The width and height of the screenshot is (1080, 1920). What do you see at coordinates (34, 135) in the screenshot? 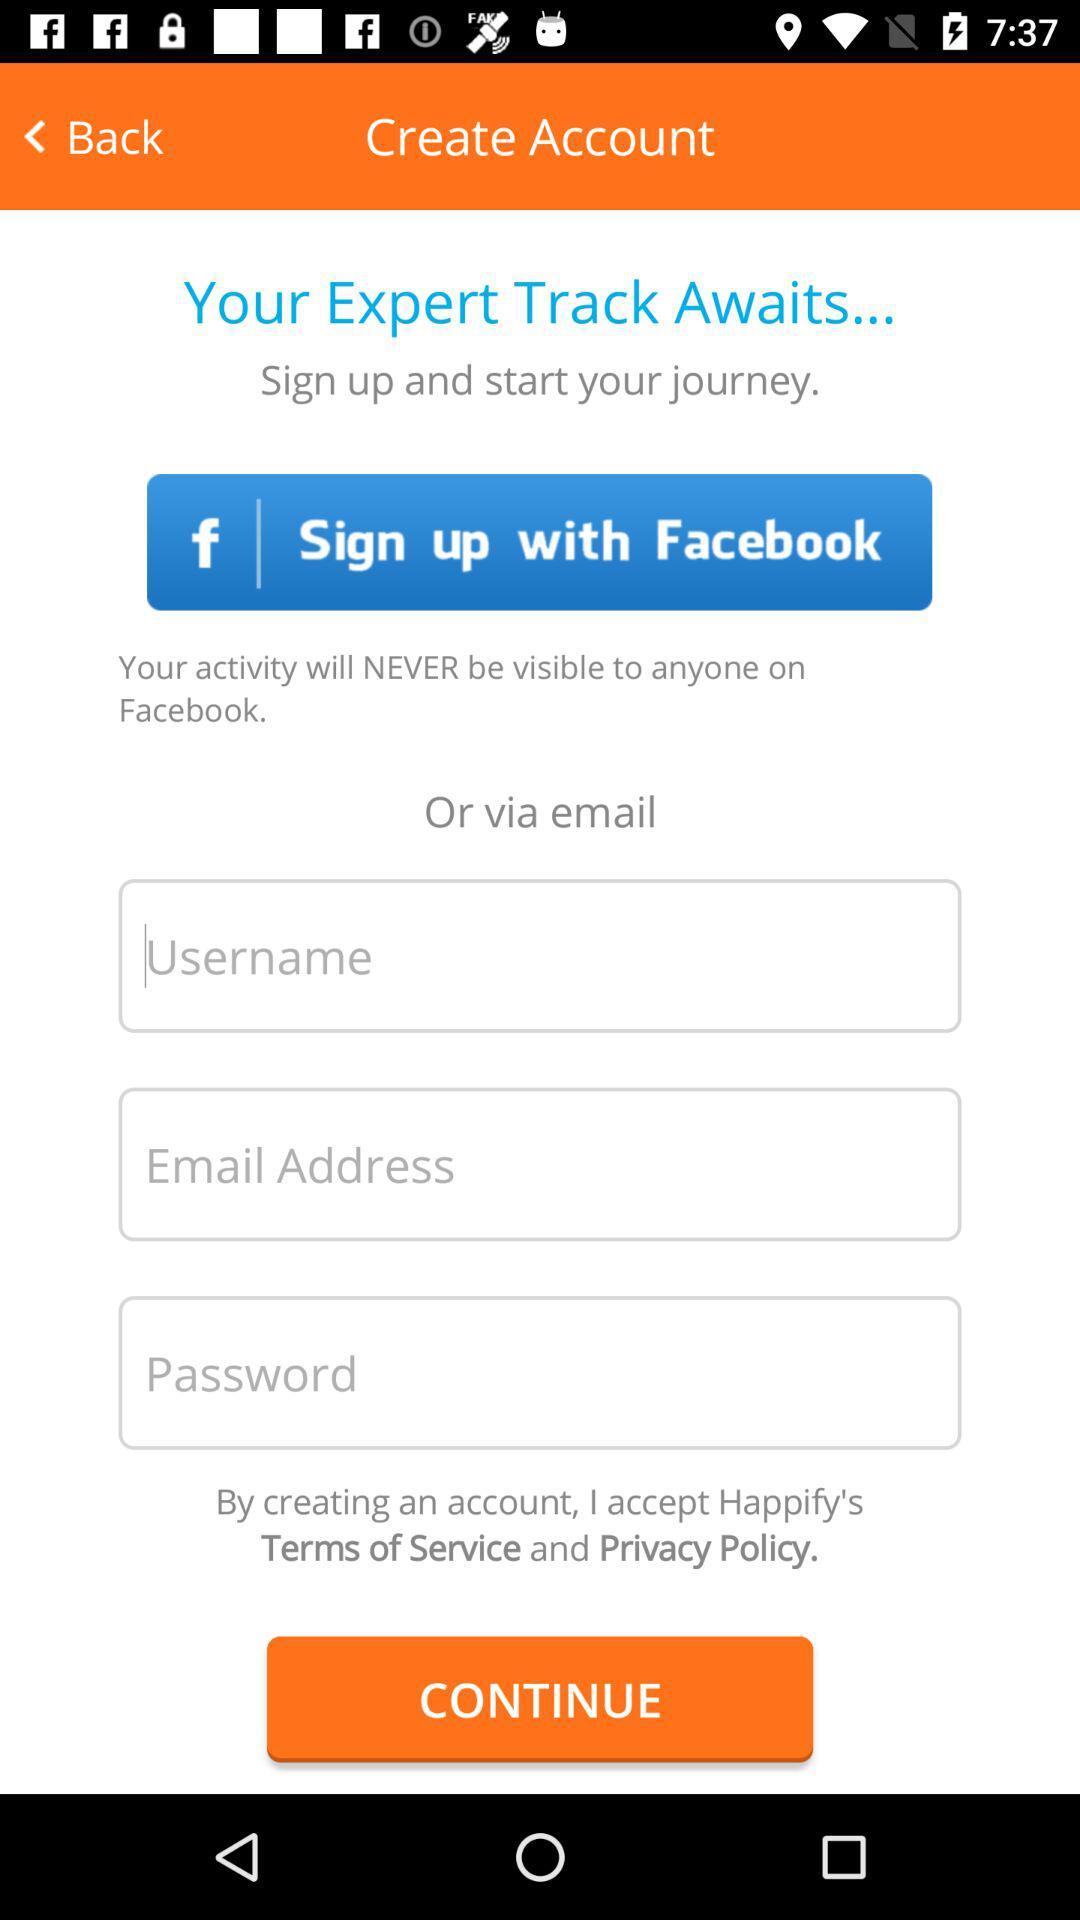
I see `the arrow_backward icon` at bounding box center [34, 135].